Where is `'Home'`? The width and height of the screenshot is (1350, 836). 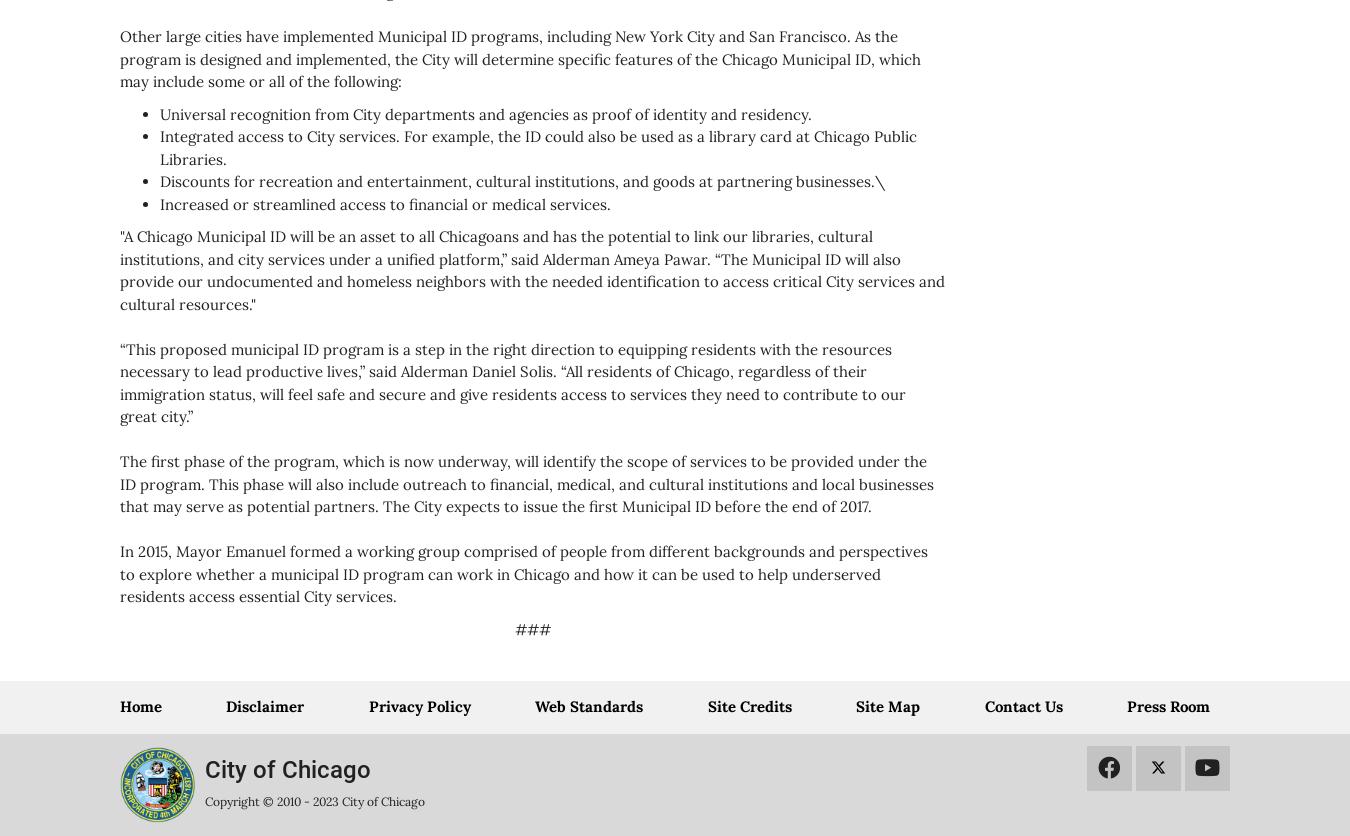 'Home' is located at coordinates (140, 706).